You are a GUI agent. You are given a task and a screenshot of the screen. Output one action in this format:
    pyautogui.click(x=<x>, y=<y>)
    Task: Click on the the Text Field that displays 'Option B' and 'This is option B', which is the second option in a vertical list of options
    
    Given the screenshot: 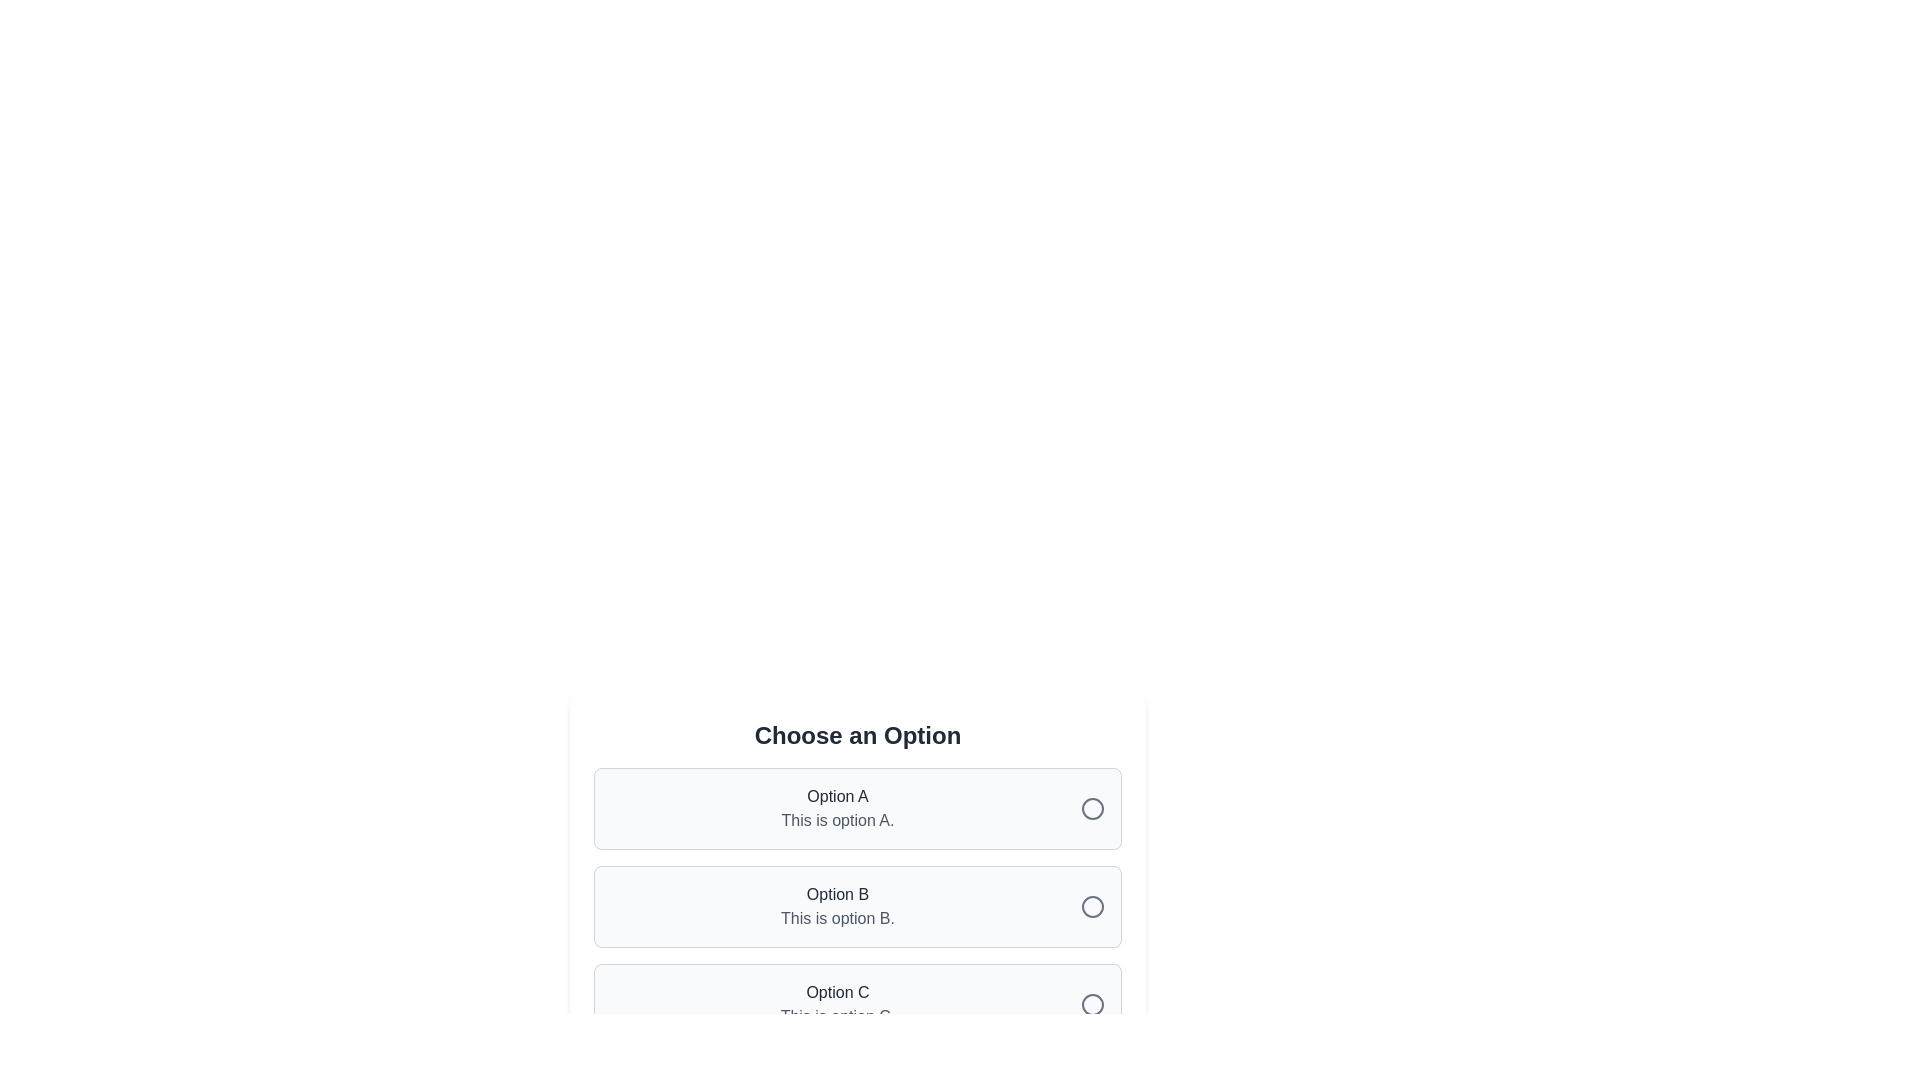 What is the action you would take?
    pyautogui.click(x=838, y=906)
    